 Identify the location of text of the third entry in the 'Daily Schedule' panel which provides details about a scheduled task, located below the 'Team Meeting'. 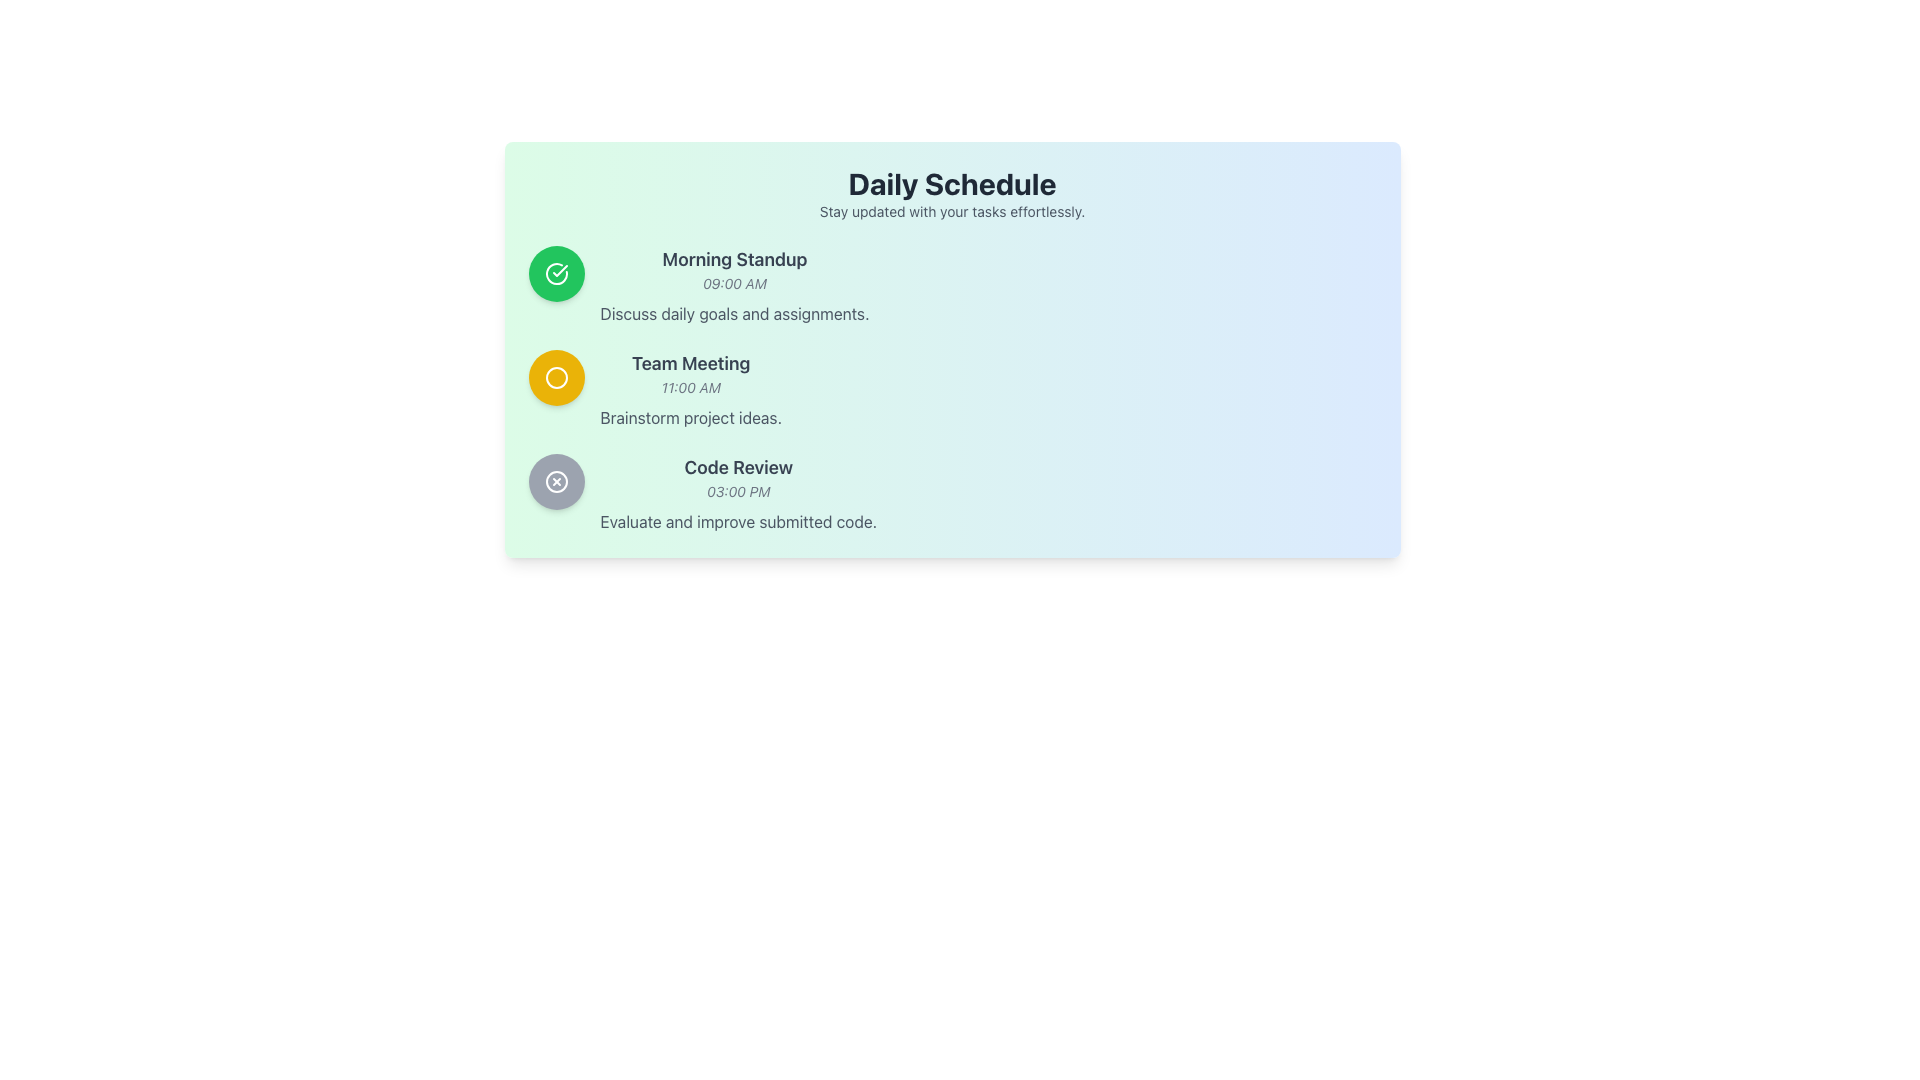
(737, 493).